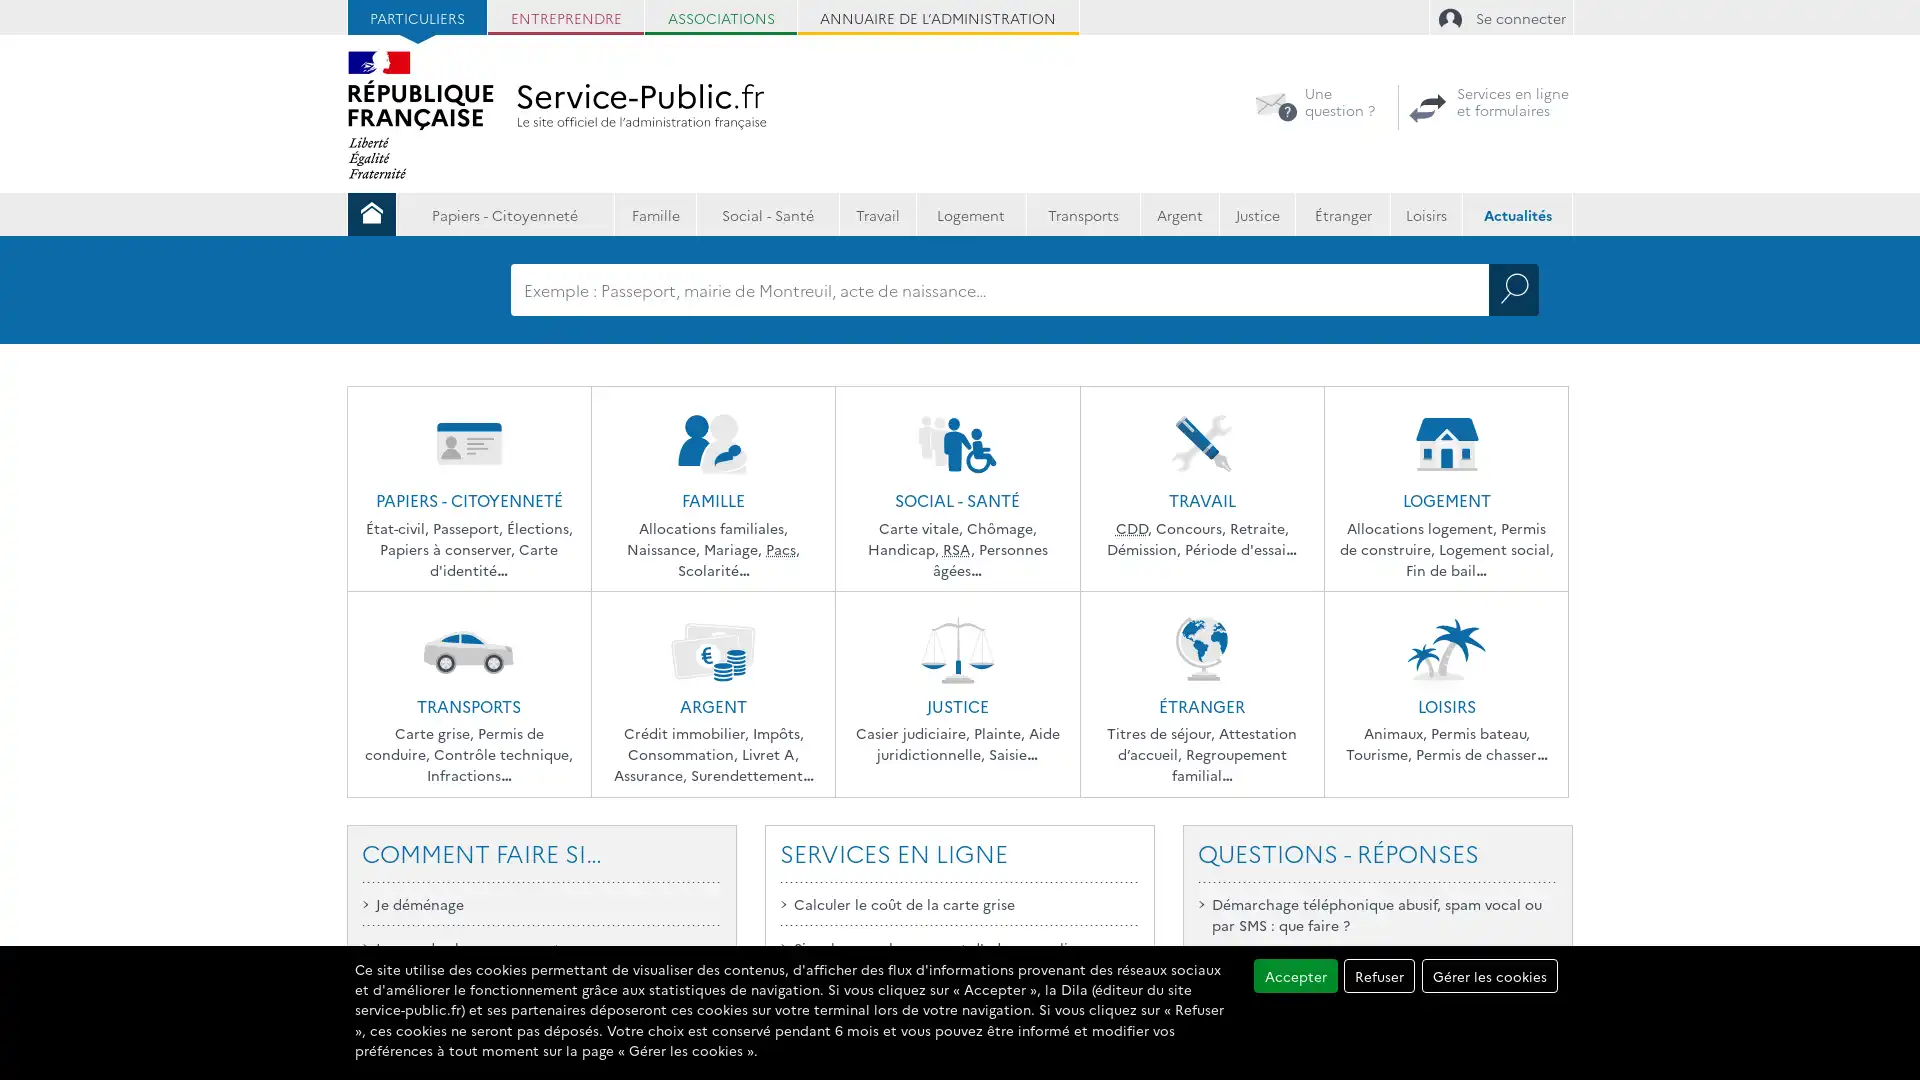 This screenshot has height=1080, width=1920. I want to click on Argent, so click(1179, 213).